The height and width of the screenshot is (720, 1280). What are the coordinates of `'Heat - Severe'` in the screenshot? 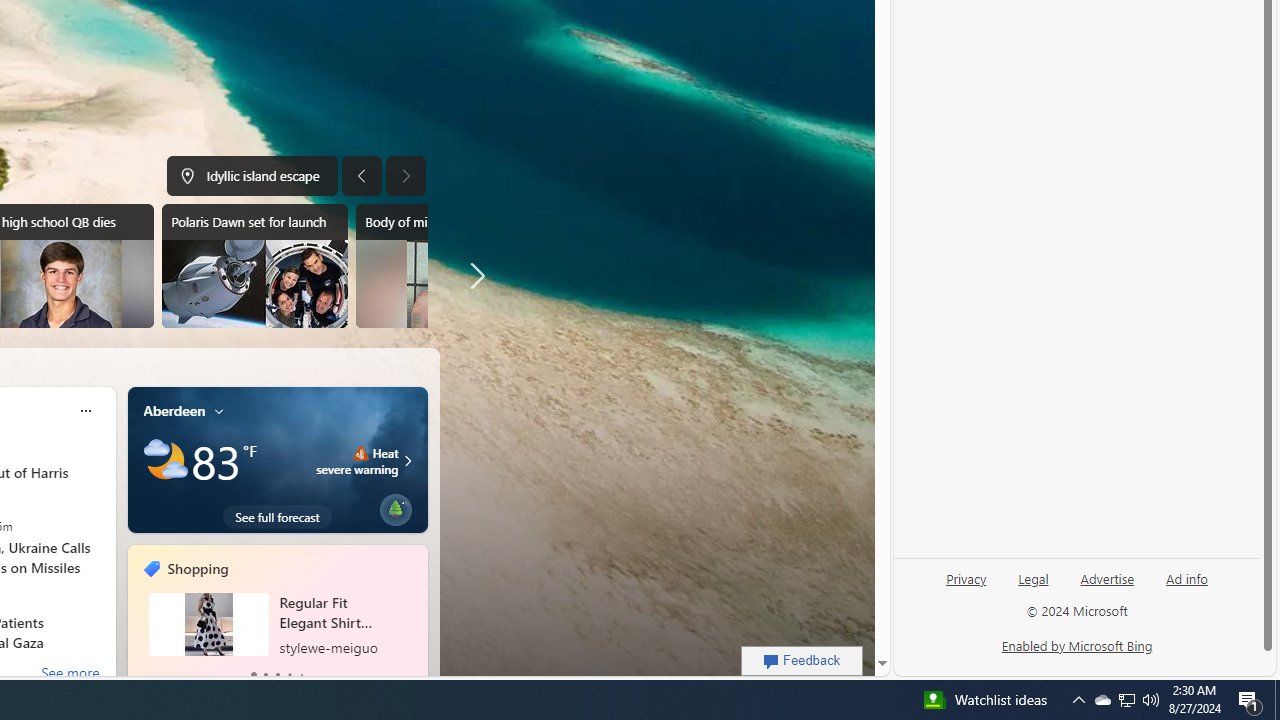 It's located at (360, 452).